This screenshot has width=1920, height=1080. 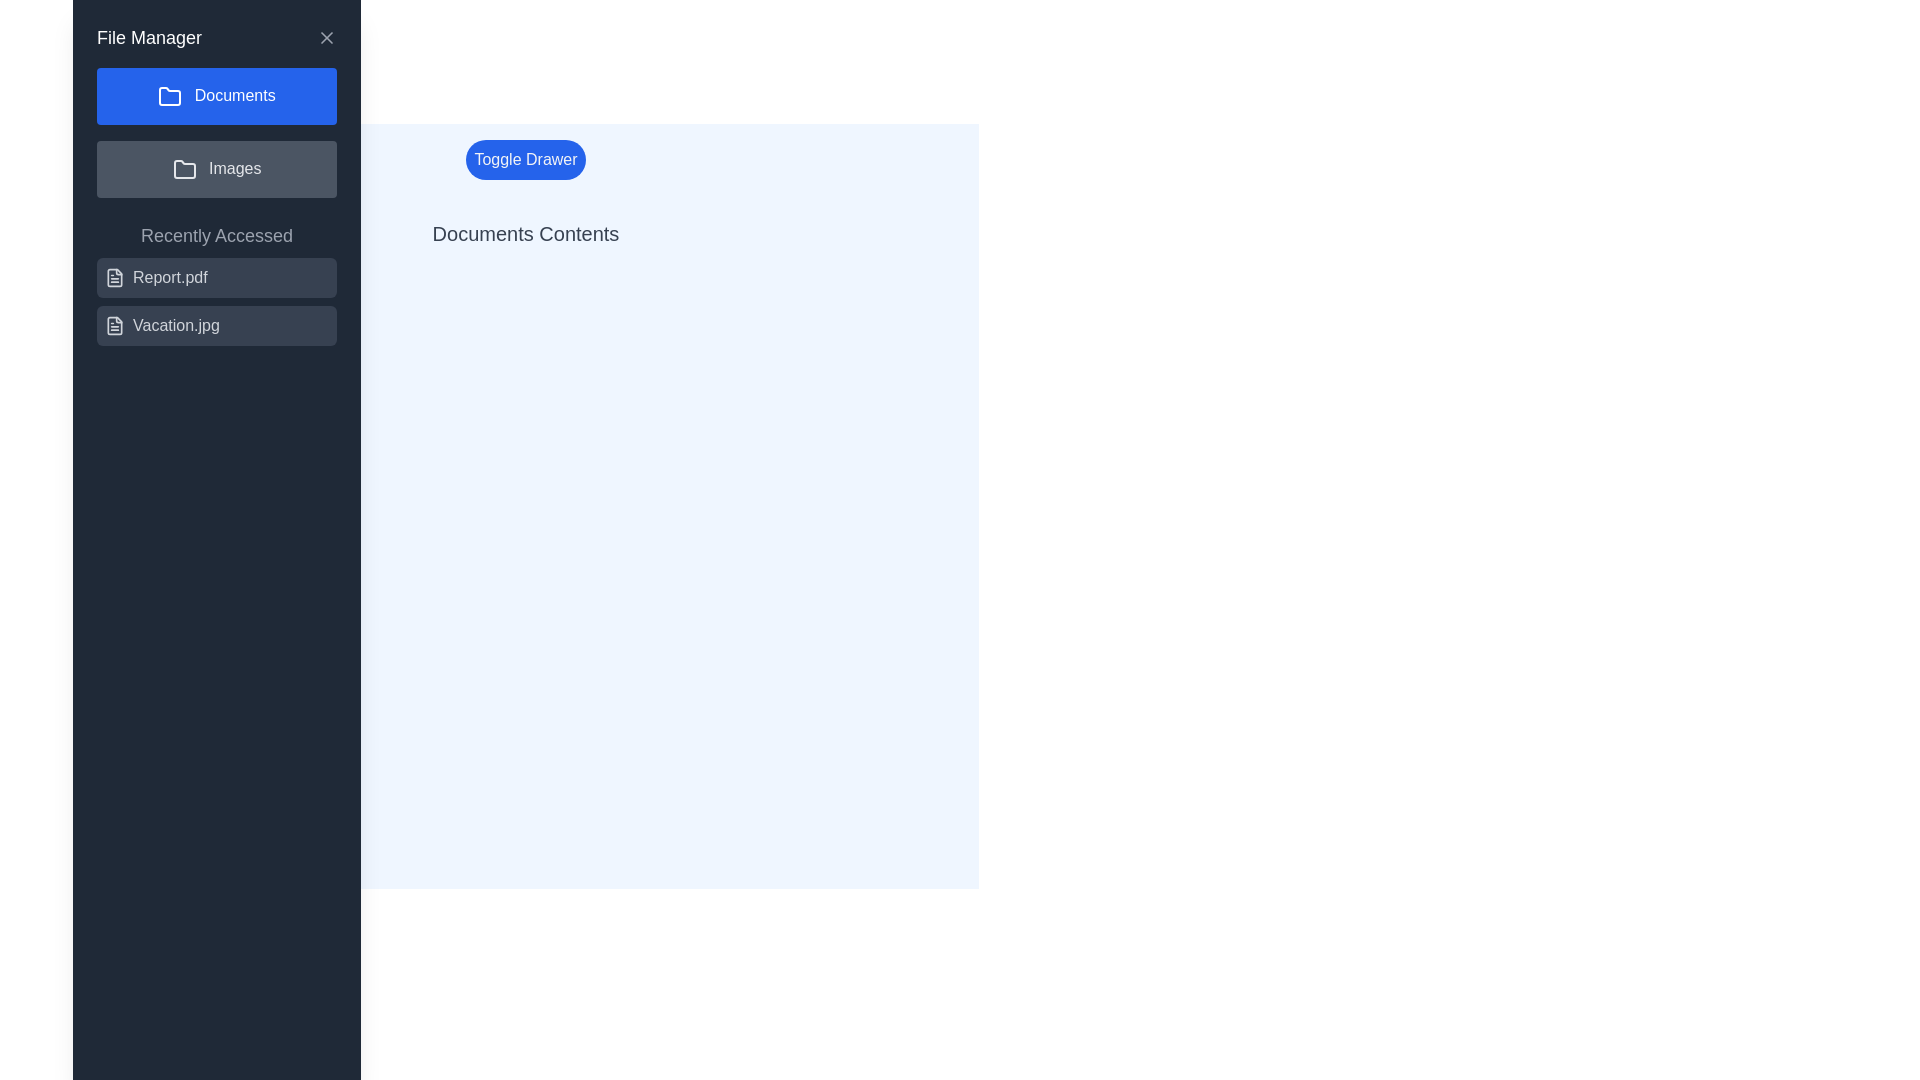 What do you see at coordinates (184, 168) in the screenshot?
I see `the 'Images' icon in the left sidebar of the file manager, which is located below the 'Documents' section and above the 'Recently Accessed' files section` at bounding box center [184, 168].